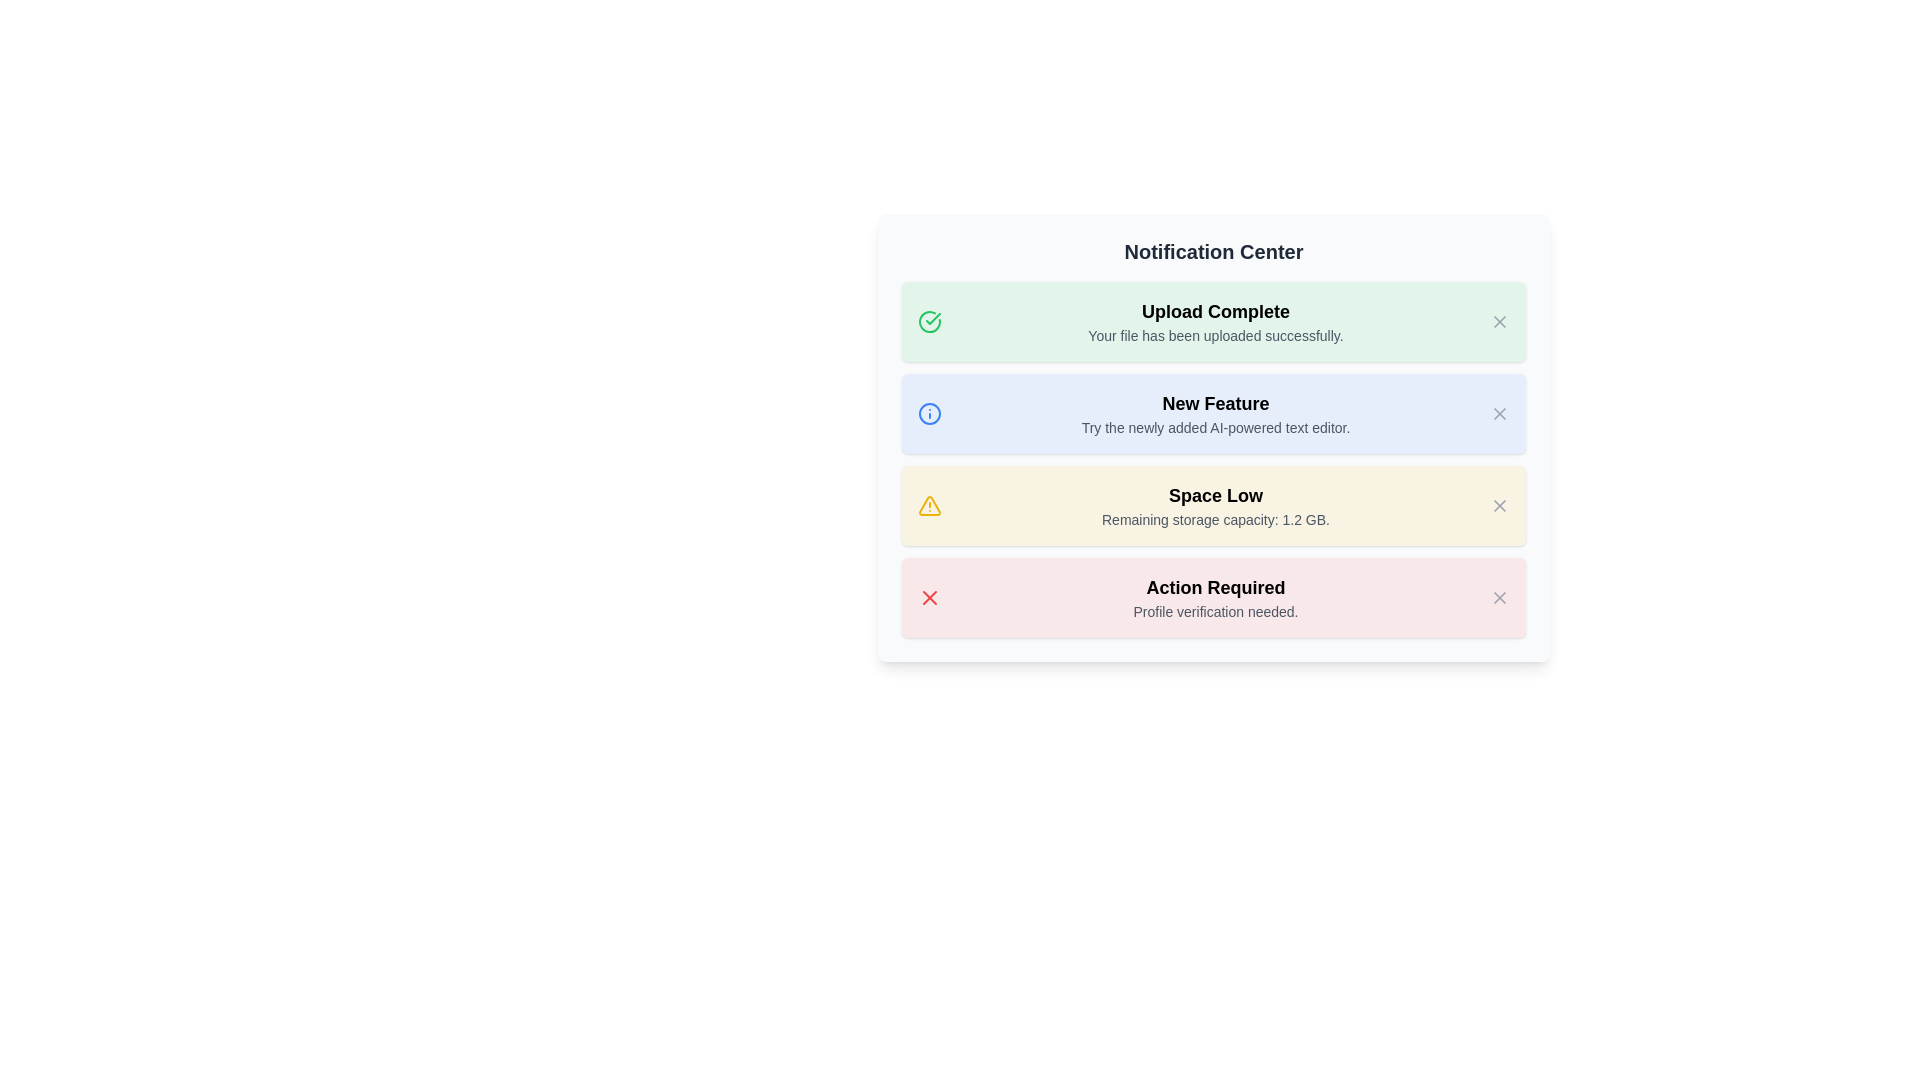 Image resolution: width=1920 pixels, height=1080 pixels. What do you see at coordinates (929, 504) in the screenshot?
I see `the yellow warning triangle icon with an exclamation mark that indicates the 'Space Low' alert located next to the 'Space Low' text in the notification center` at bounding box center [929, 504].